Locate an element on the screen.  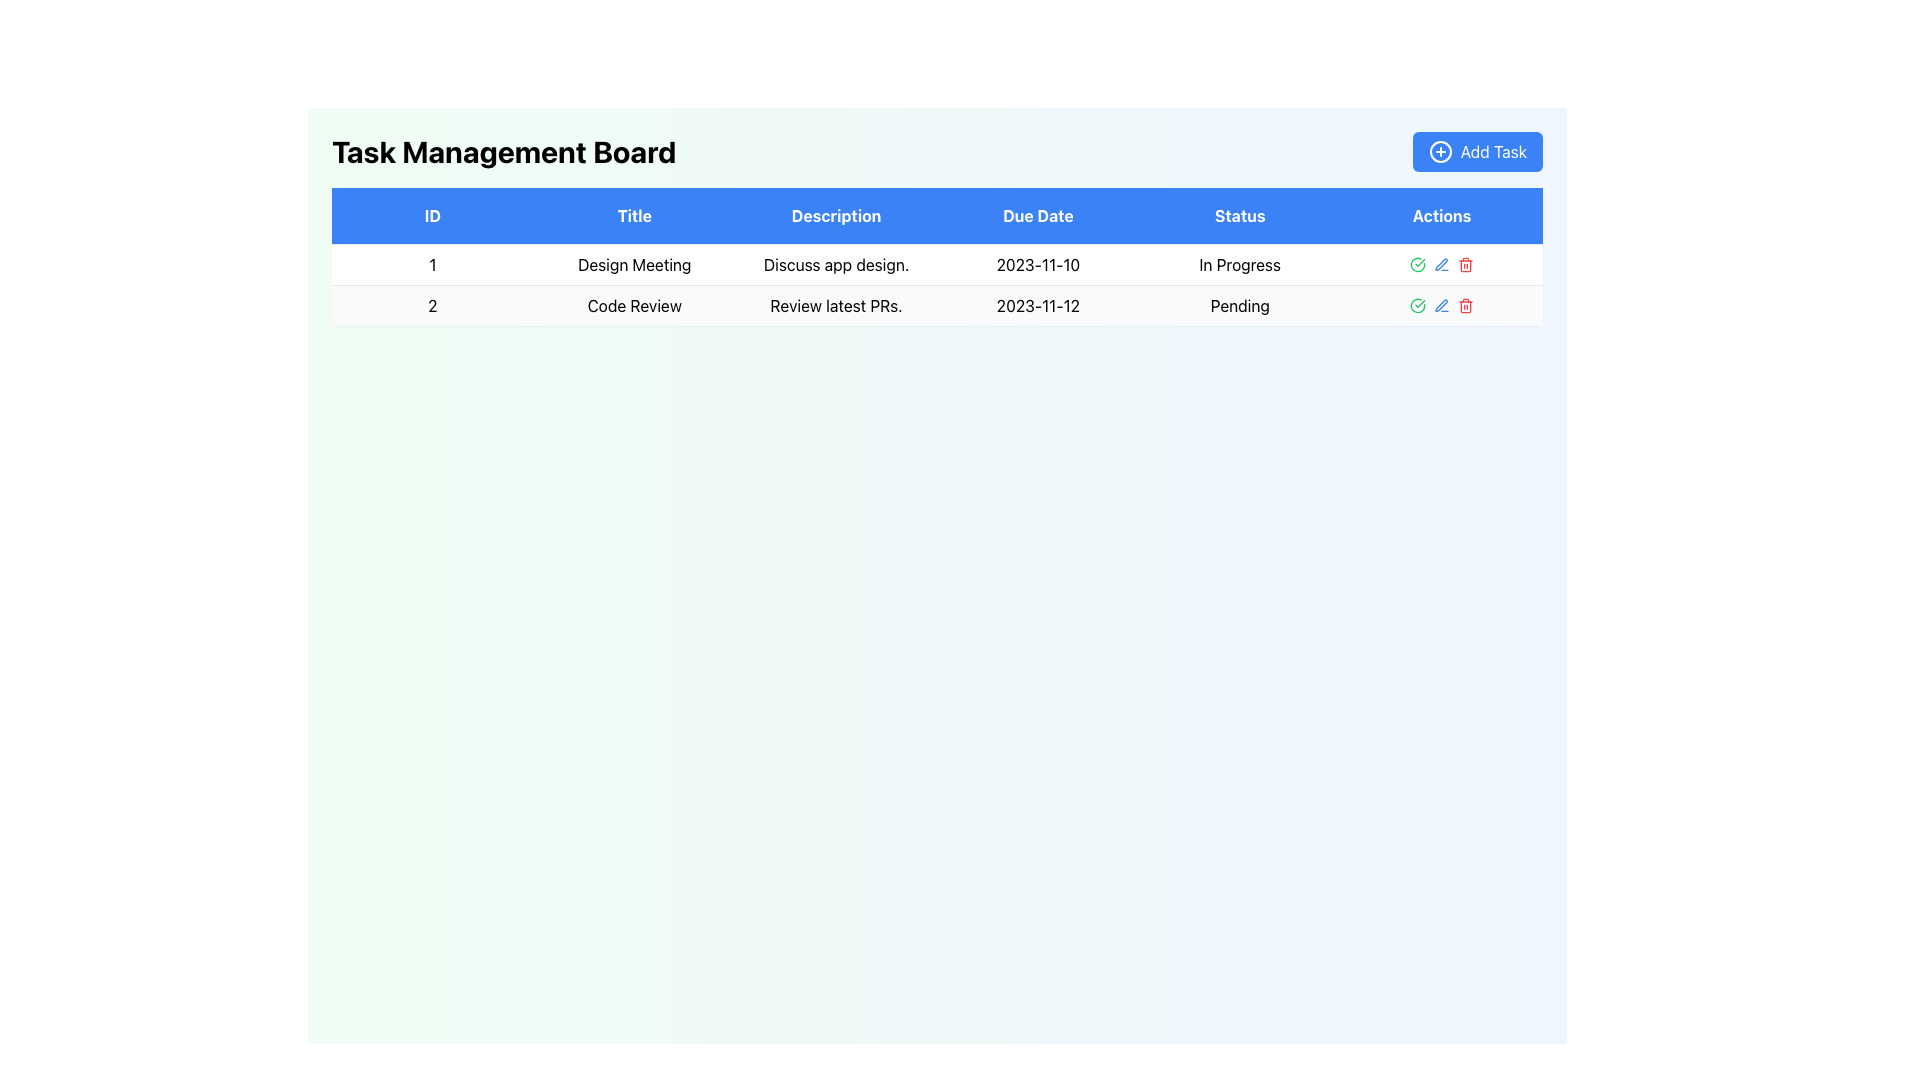
the small blue pen-shaped icon located in the 'Actions' column of the second row, which is the second icon from the right is located at coordinates (1442, 305).